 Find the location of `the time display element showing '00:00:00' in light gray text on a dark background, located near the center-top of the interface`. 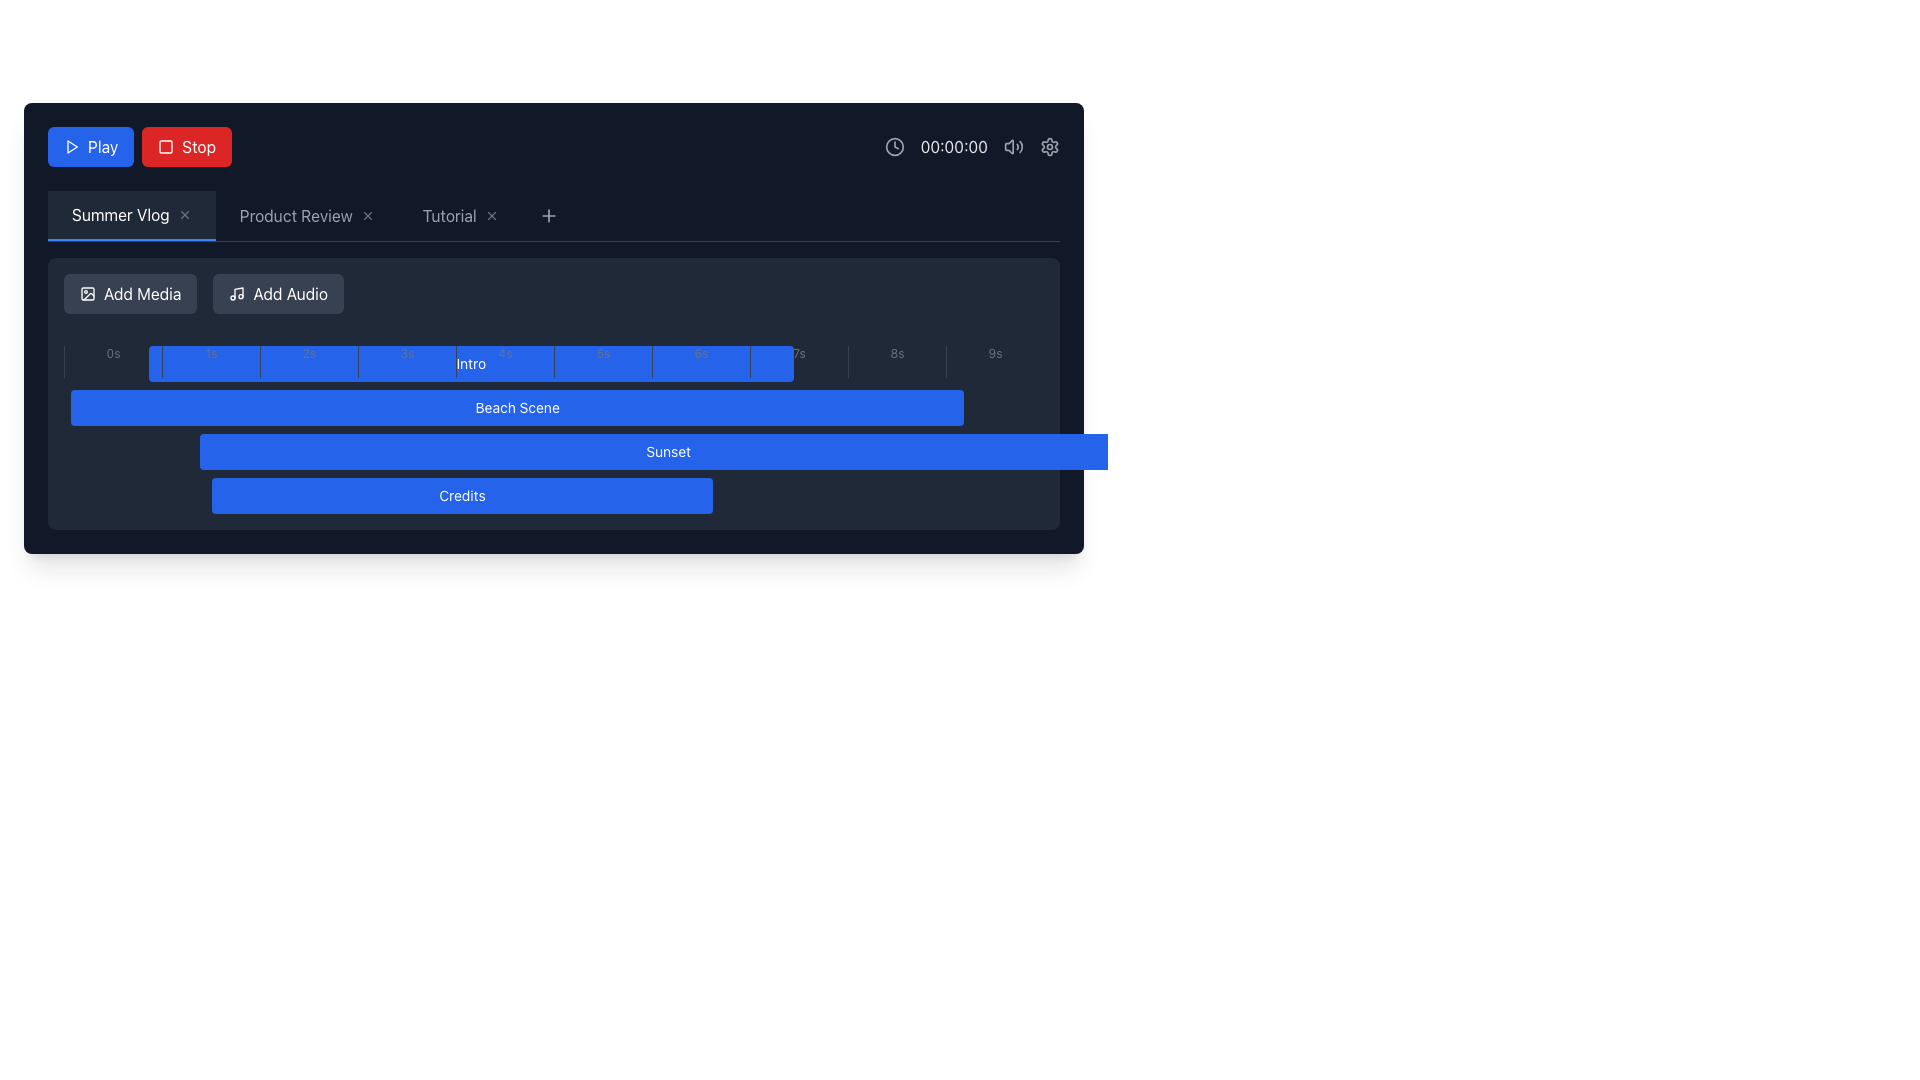

the time display element showing '00:00:00' in light gray text on a dark background, located near the center-top of the interface is located at coordinates (953, 145).